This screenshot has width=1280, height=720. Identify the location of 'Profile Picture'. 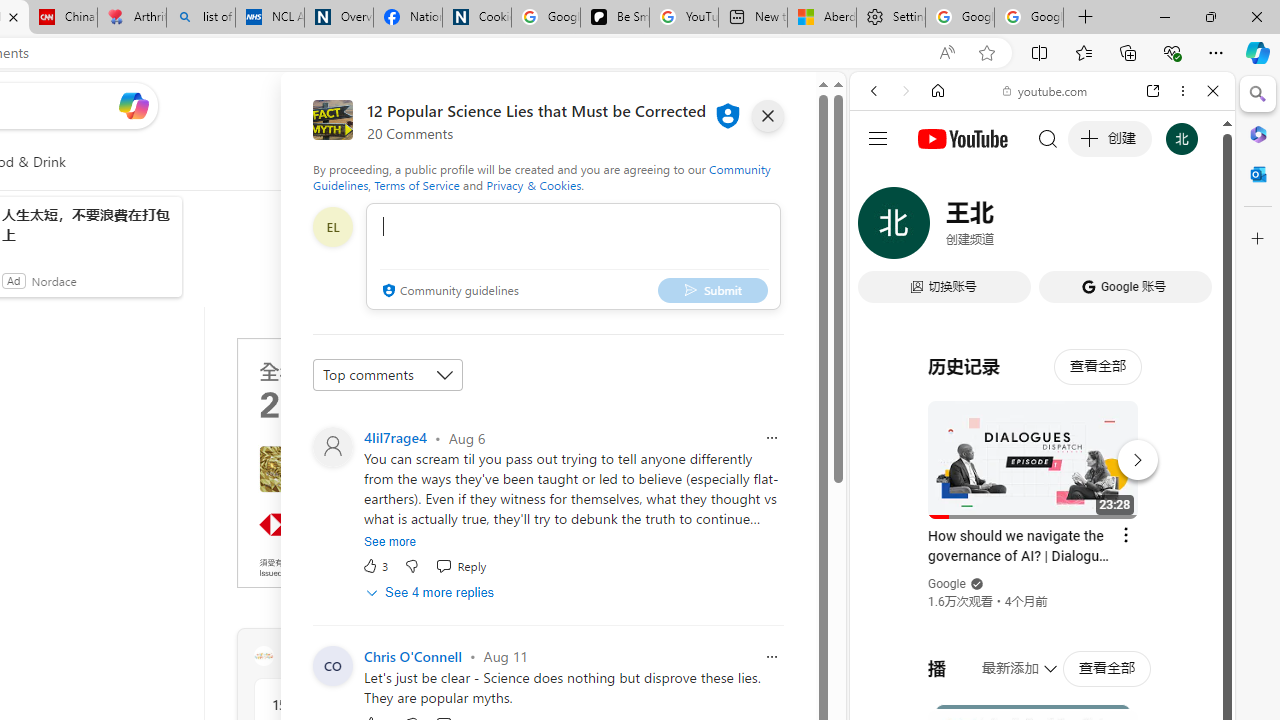
(333, 665).